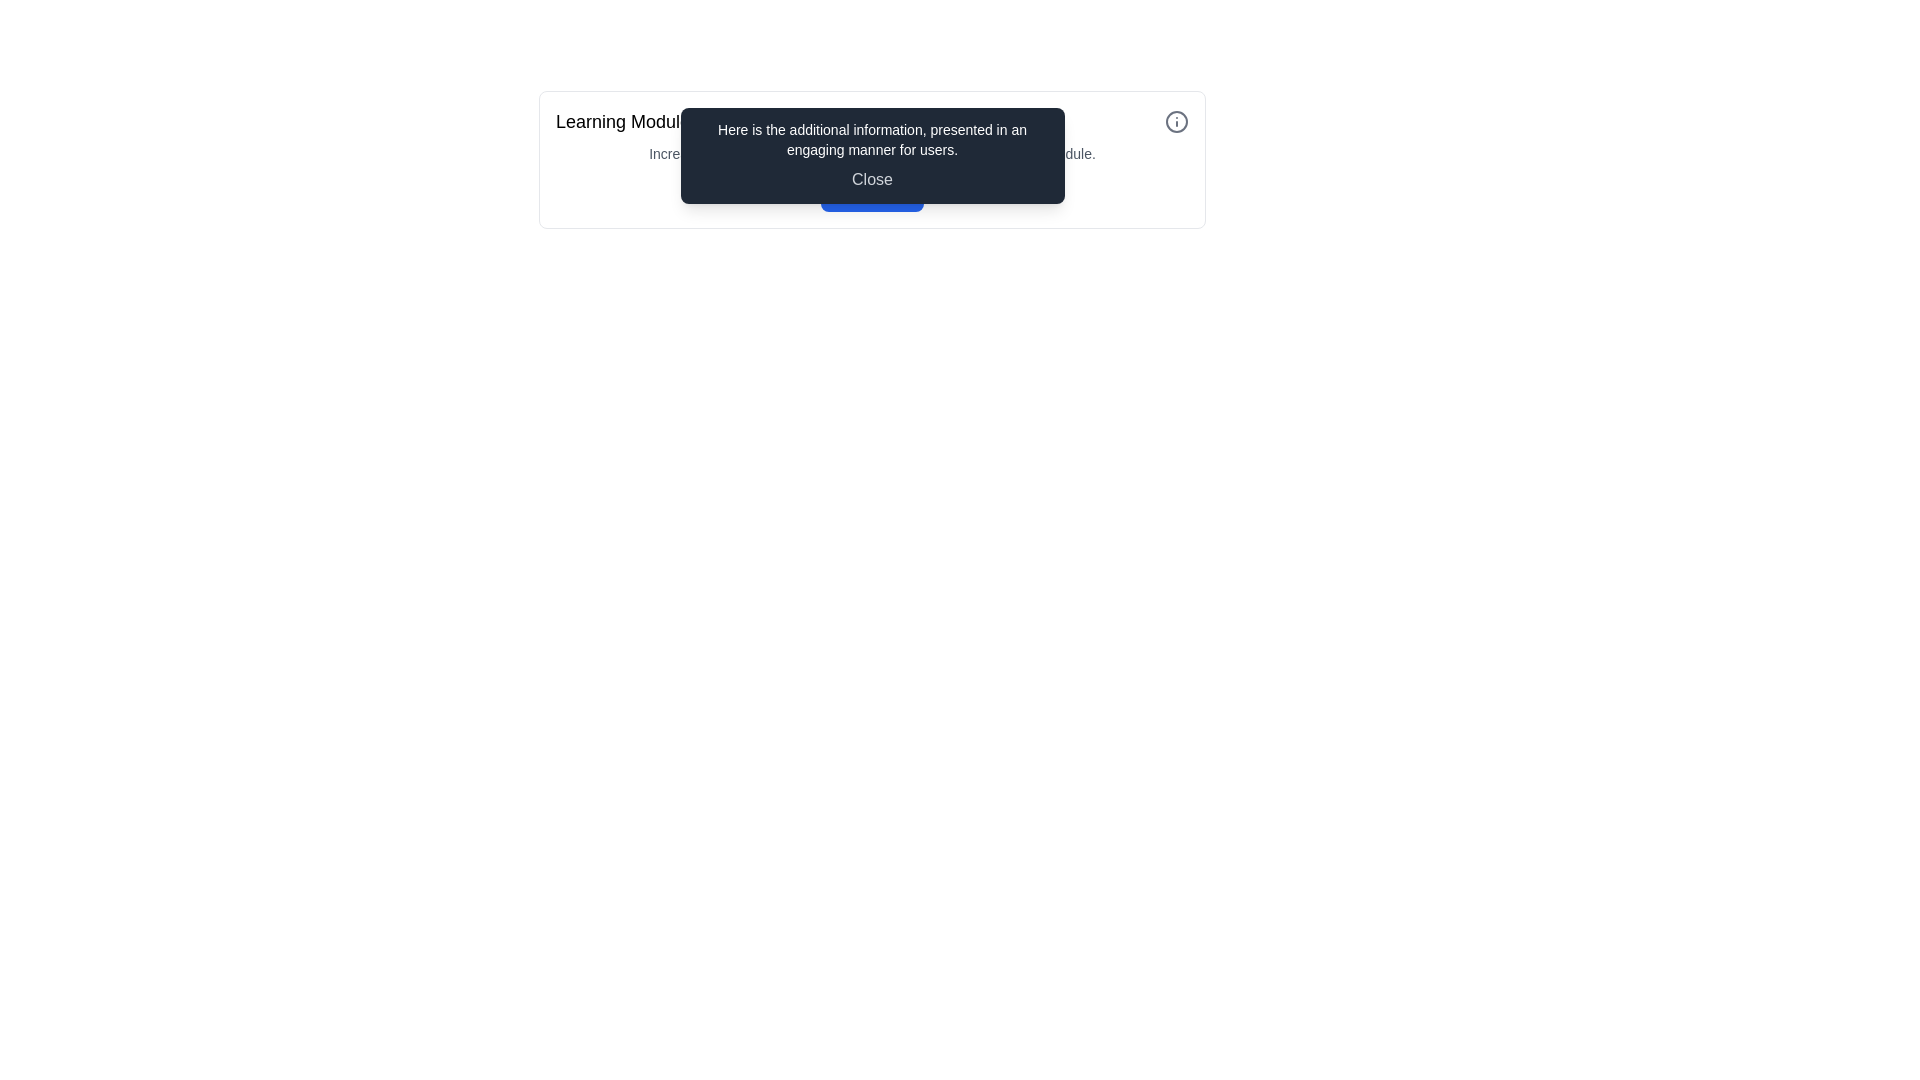 The image size is (1920, 1080). Describe the element at coordinates (872, 138) in the screenshot. I see `informational text displayed above the 'Close' button in the popup` at that location.